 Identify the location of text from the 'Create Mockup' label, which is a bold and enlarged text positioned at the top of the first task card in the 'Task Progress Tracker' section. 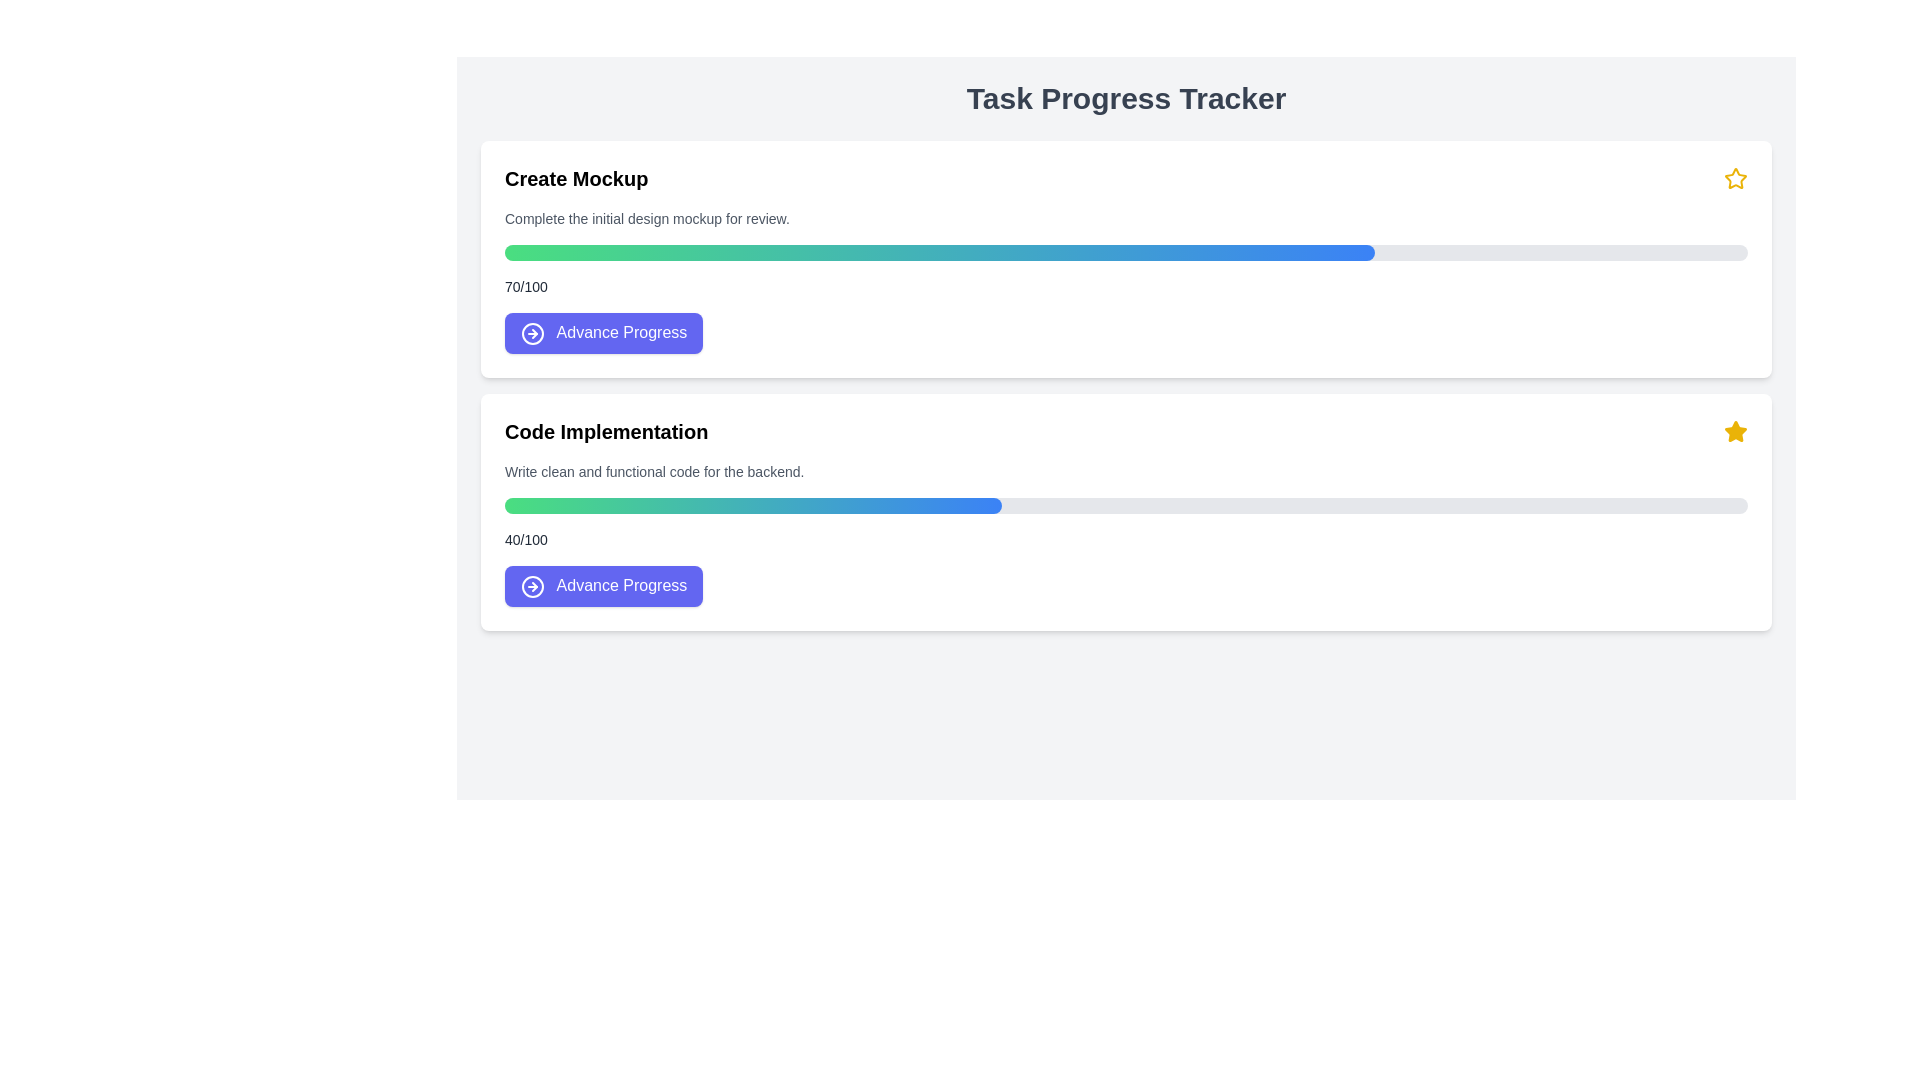
(575, 177).